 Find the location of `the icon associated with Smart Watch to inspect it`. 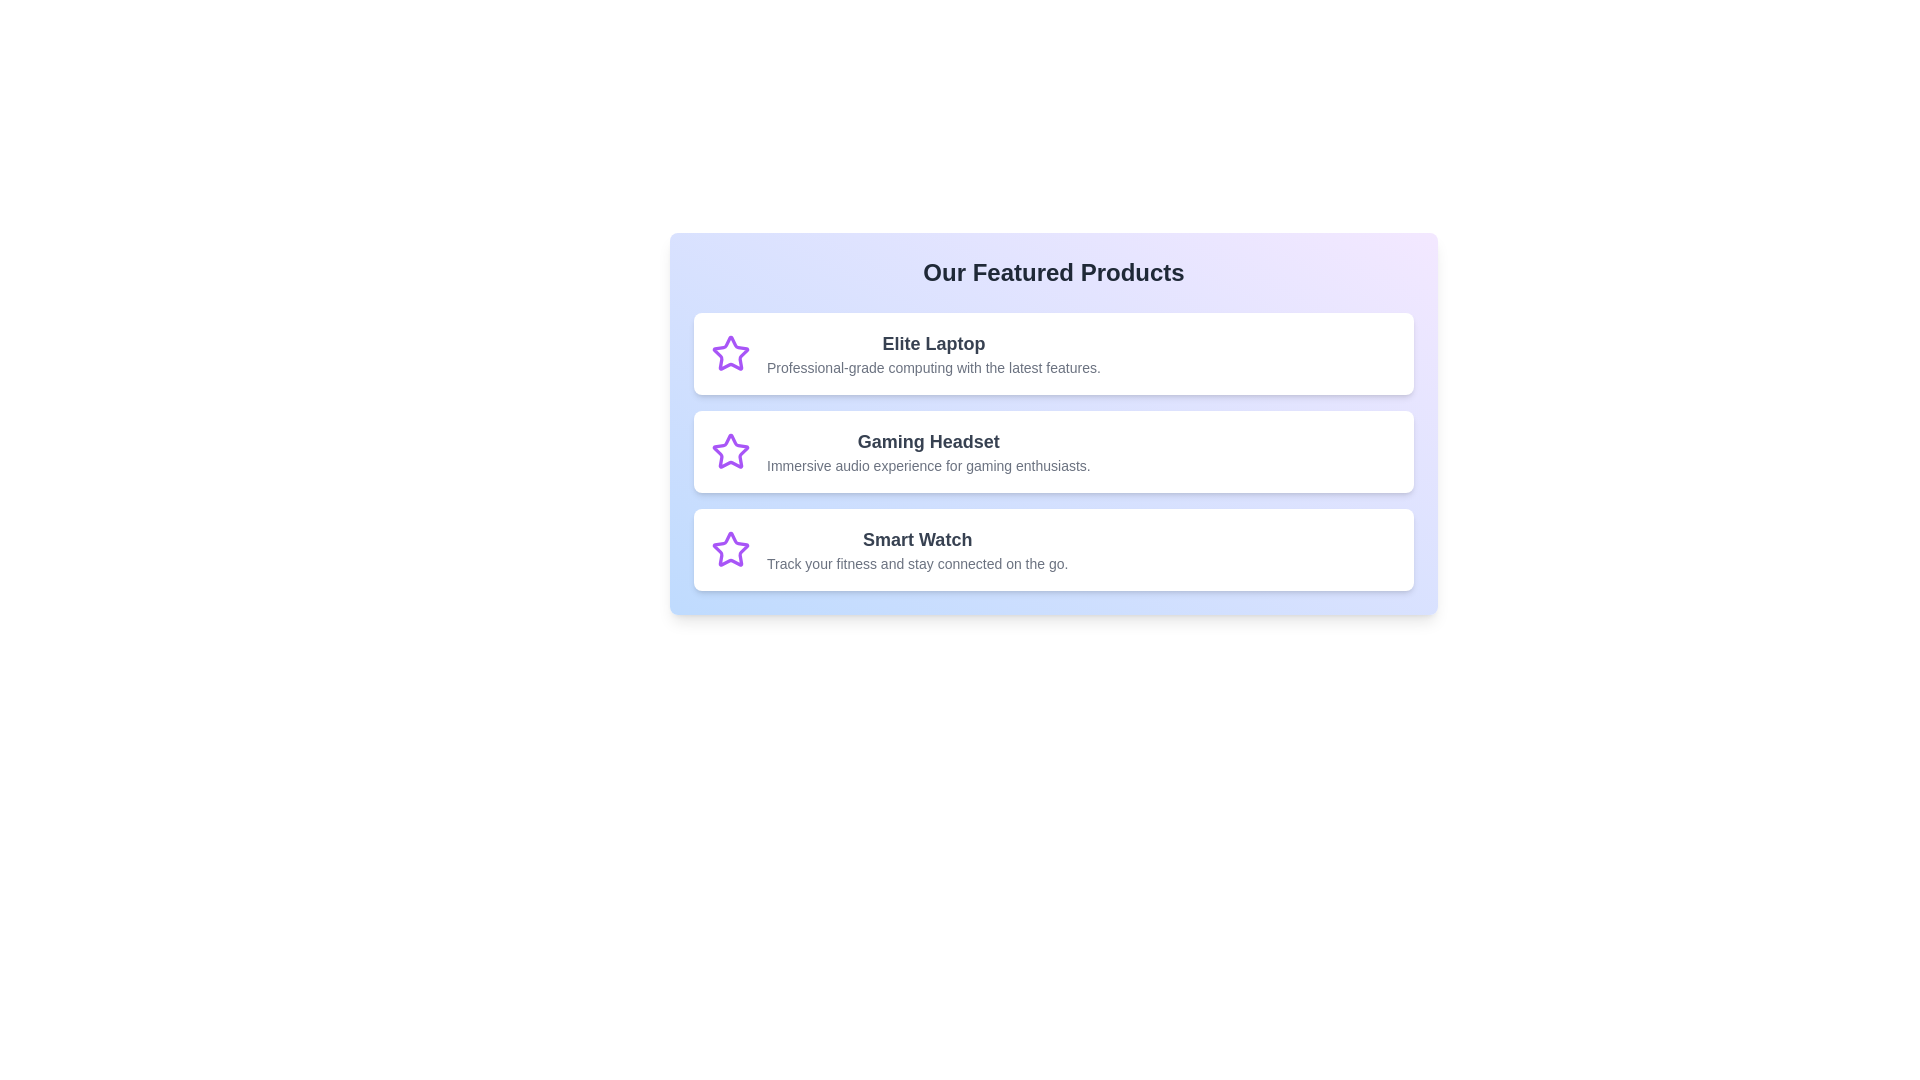

the icon associated with Smart Watch to inspect it is located at coordinates (729, 550).